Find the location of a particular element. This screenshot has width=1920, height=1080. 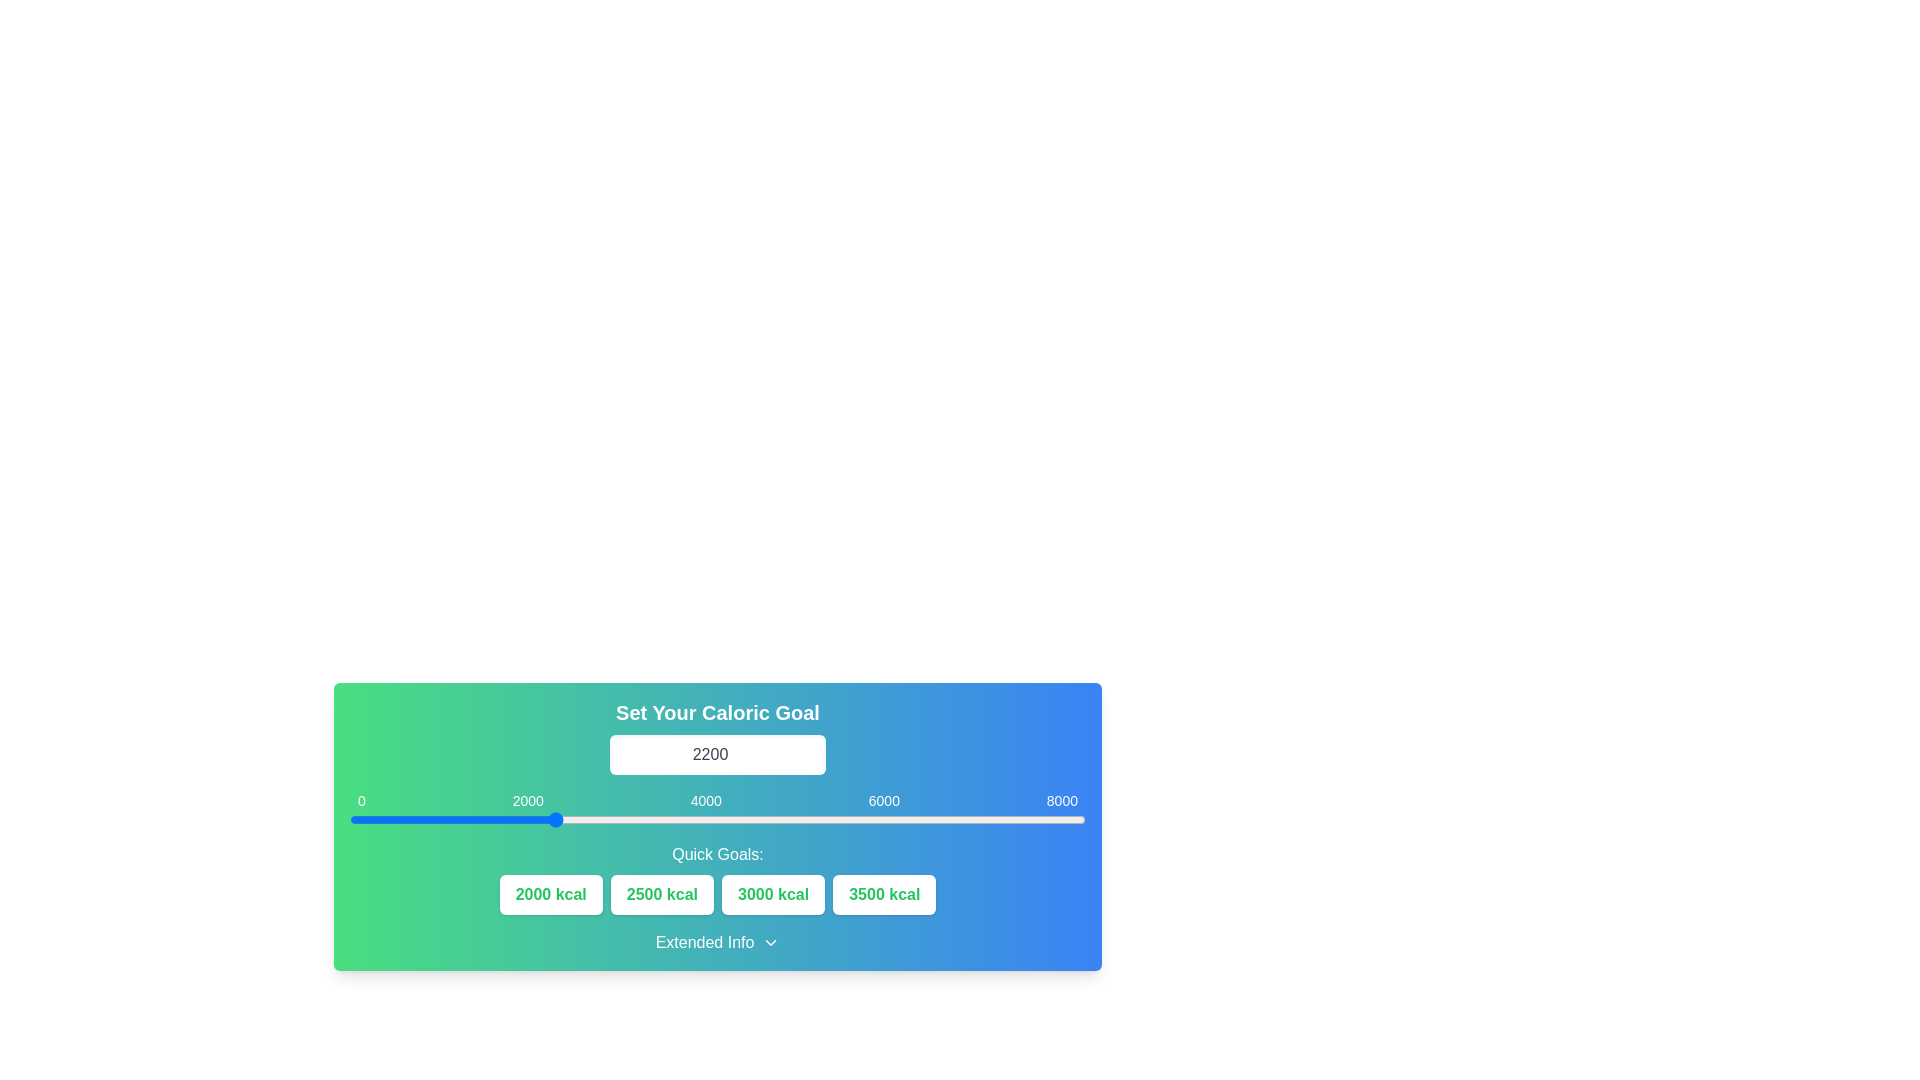

the button labeled '3000 kcal' is located at coordinates (772, 893).